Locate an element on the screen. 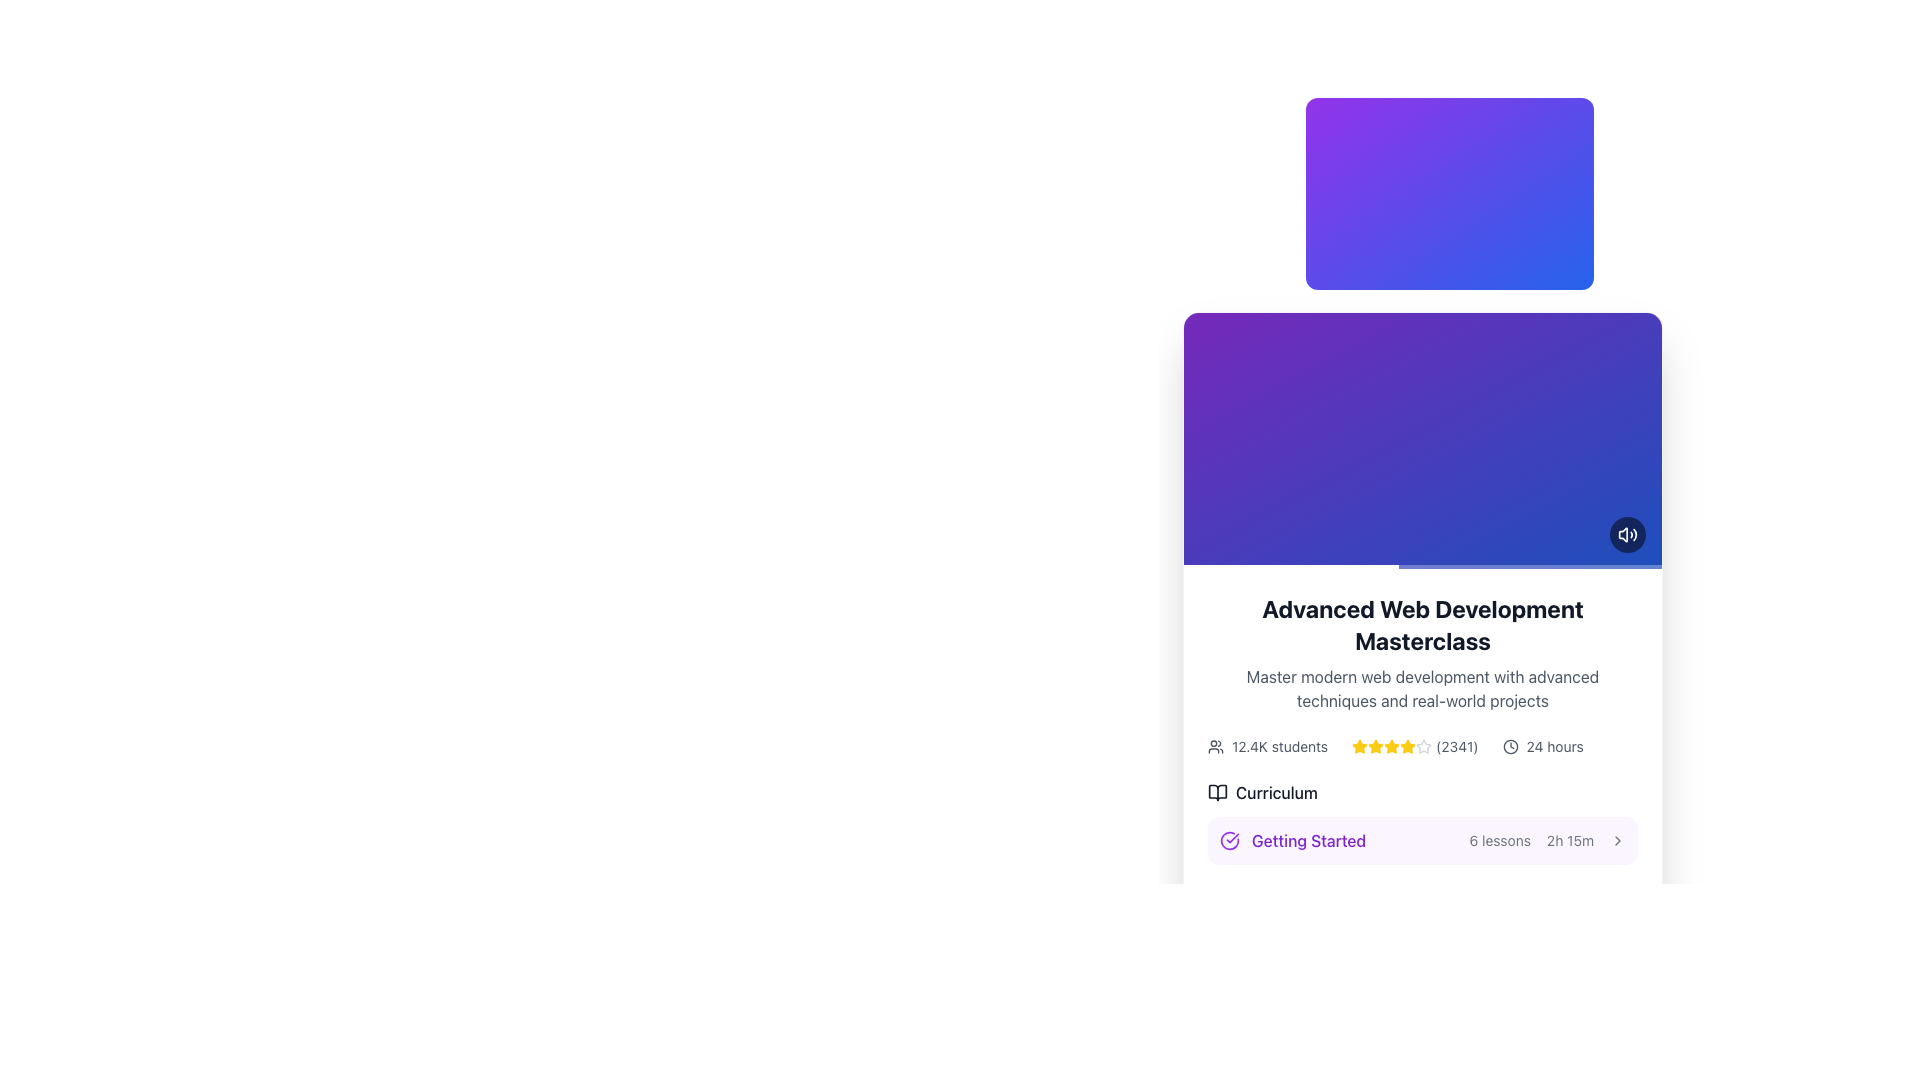 The height and width of the screenshot is (1080, 1920). the audio control button located at the bottom-right corner of the blue-purple gradient section is located at coordinates (1627, 534).